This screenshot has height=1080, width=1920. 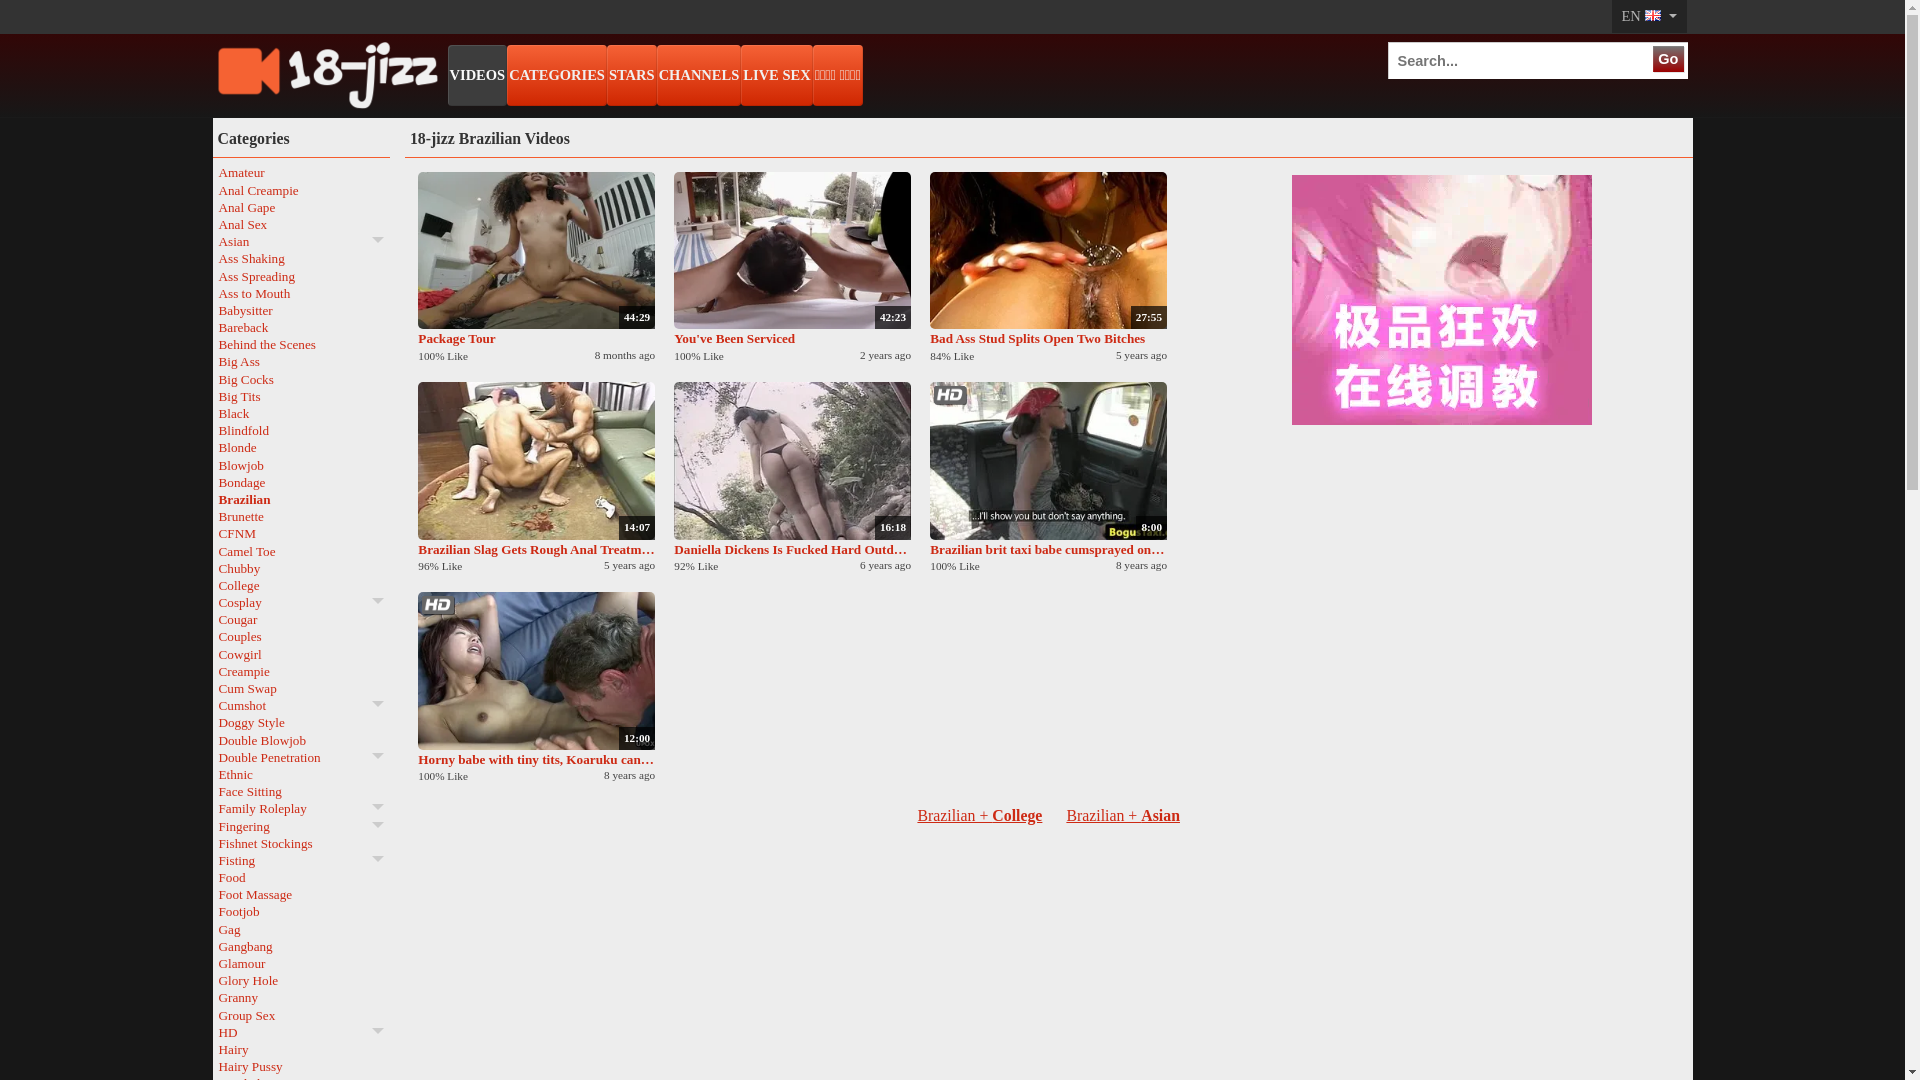 I want to click on 'HD', so click(x=300, y=1032).